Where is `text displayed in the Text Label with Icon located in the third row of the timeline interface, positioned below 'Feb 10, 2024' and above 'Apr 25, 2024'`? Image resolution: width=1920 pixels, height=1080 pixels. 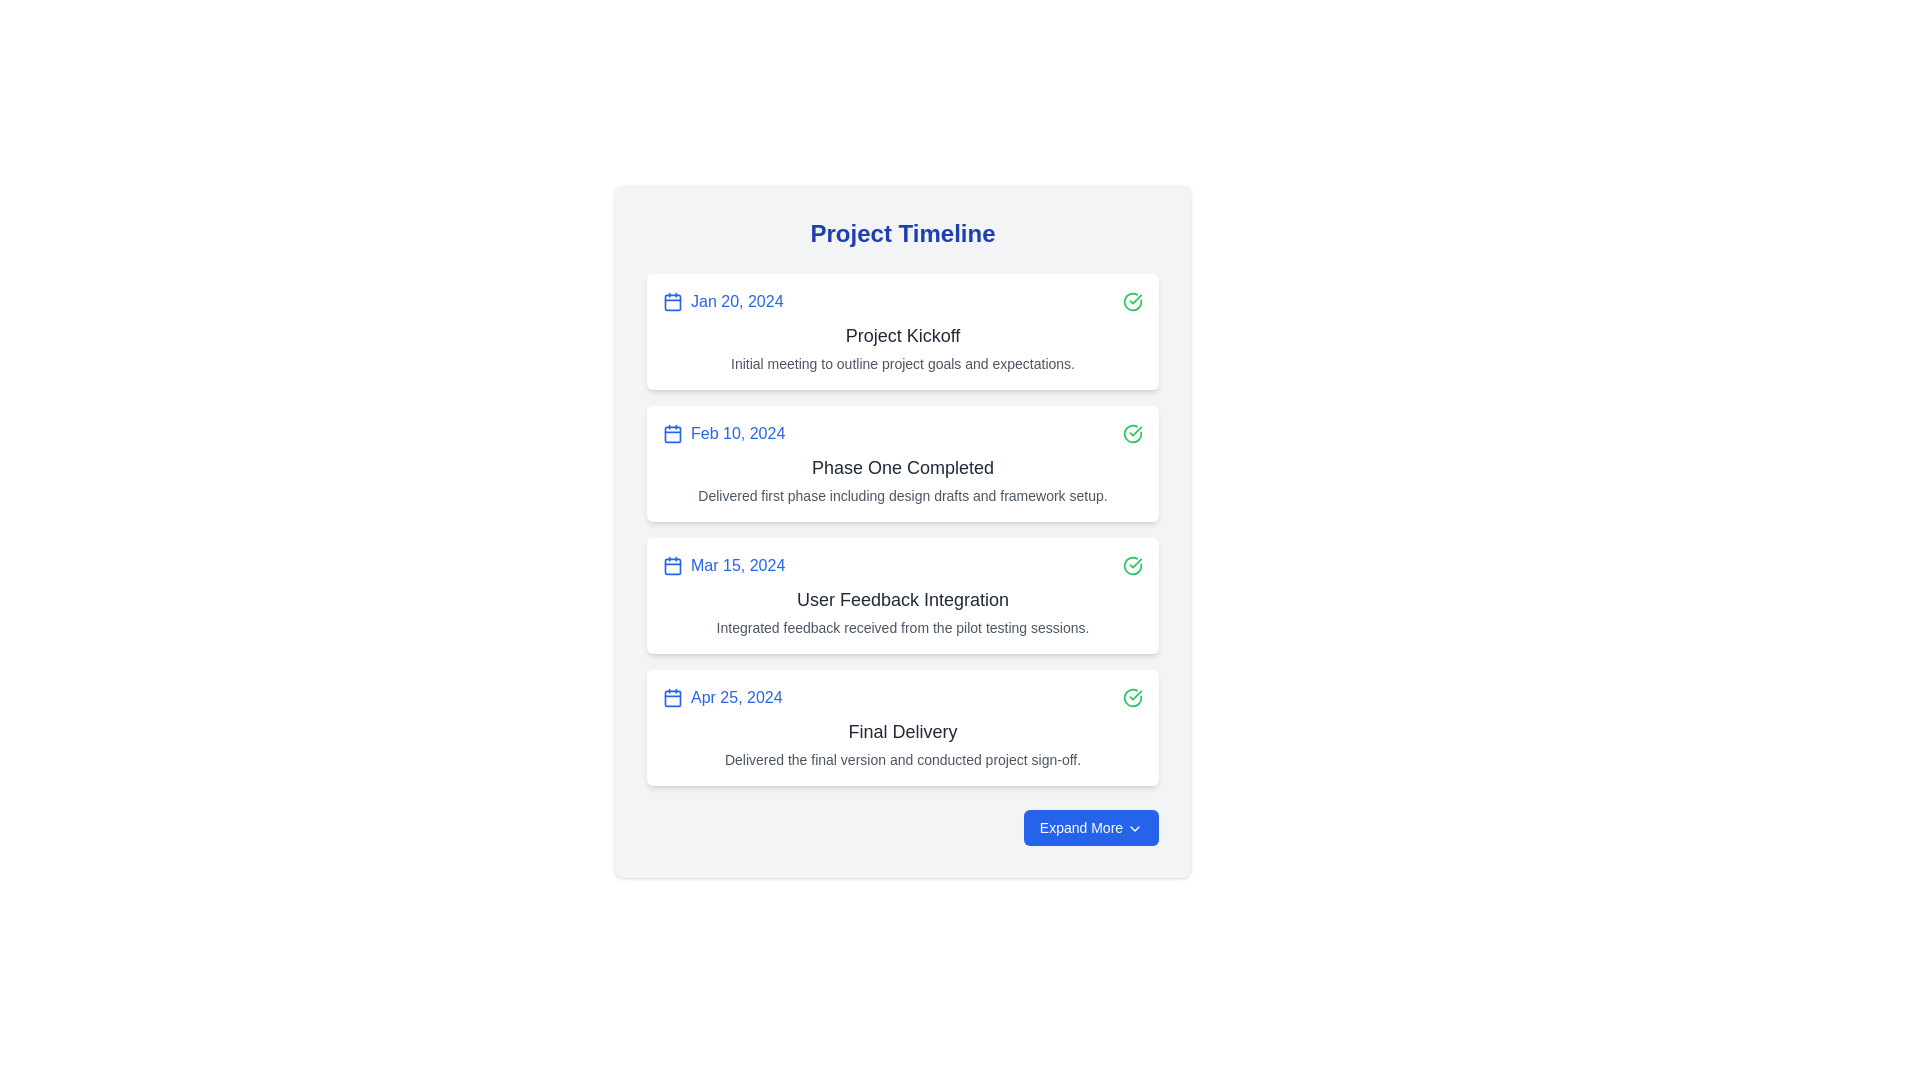
text displayed in the Text Label with Icon located in the third row of the timeline interface, positioned below 'Feb 10, 2024' and above 'Apr 25, 2024' is located at coordinates (723, 566).